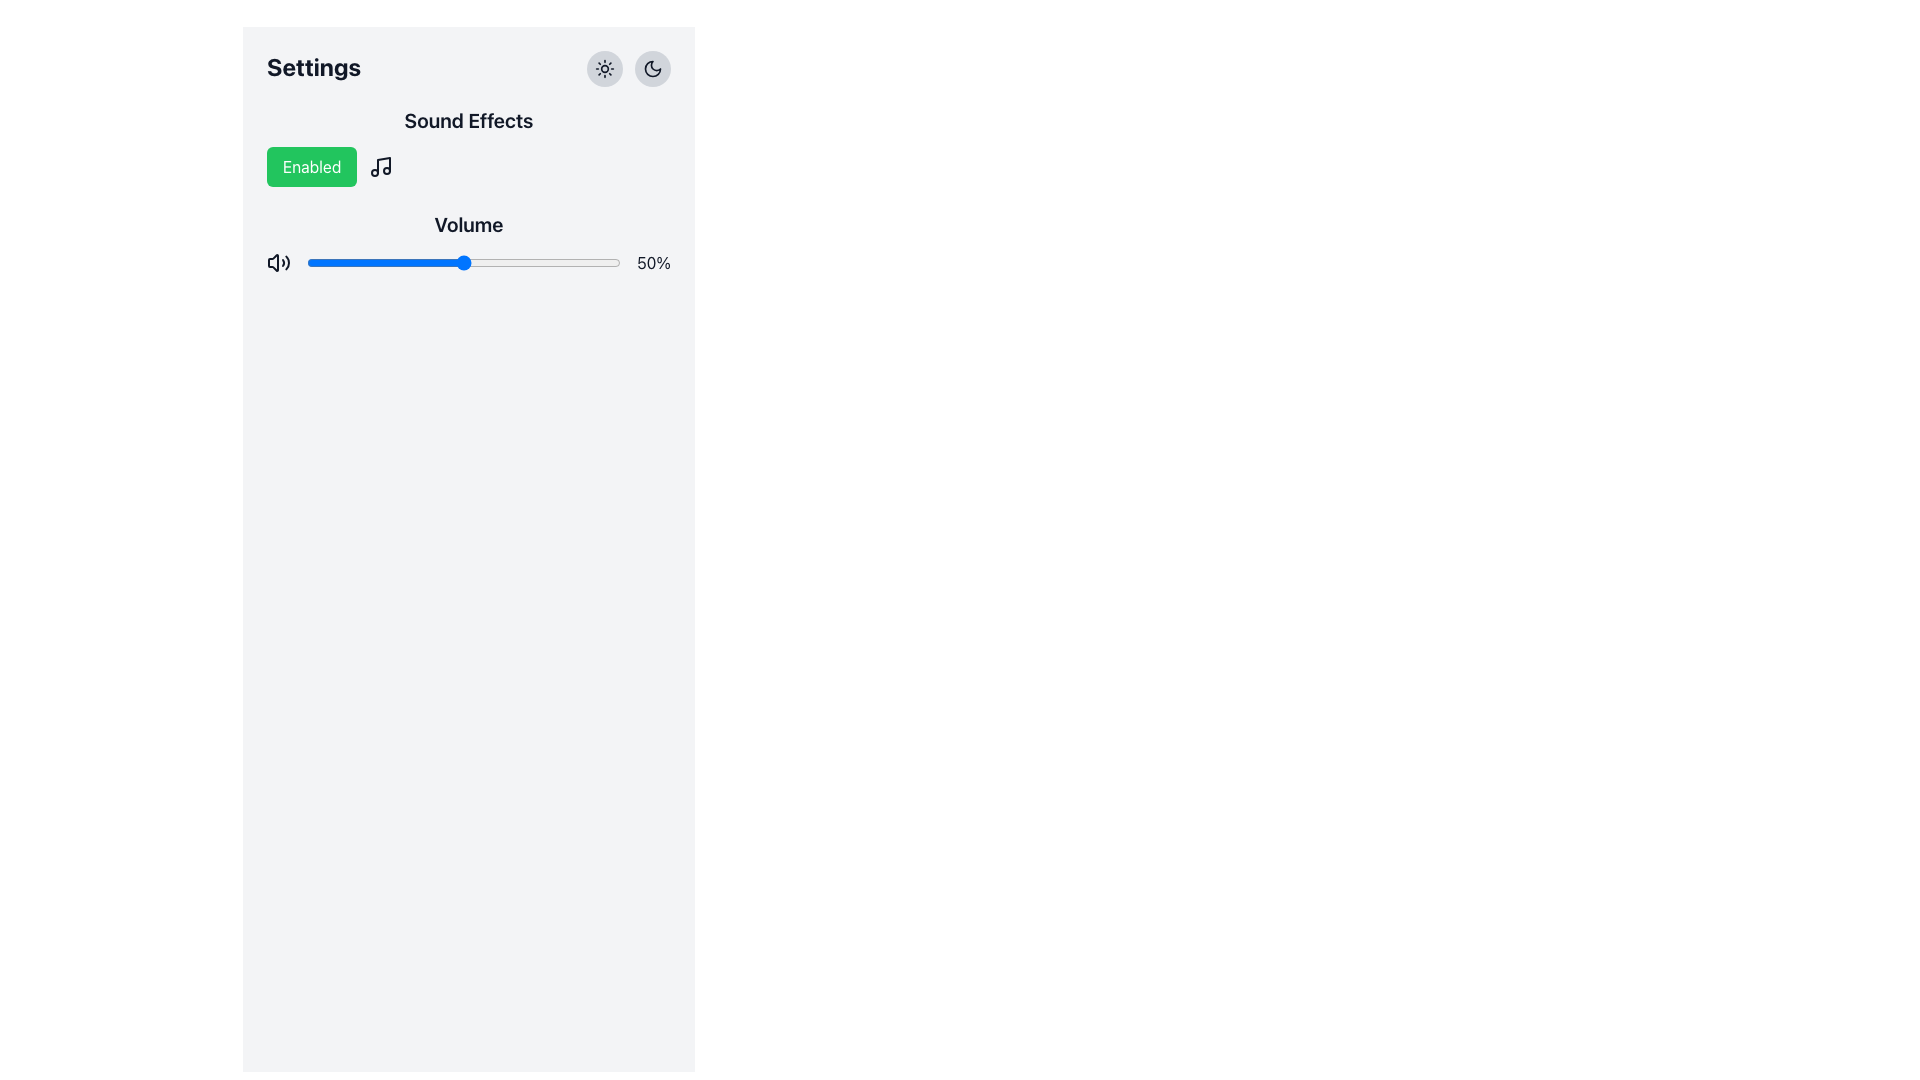 The image size is (1920, 1080). Describe the element at coordinates (322, 261) in the screenshot. I see `the volume` at that location.